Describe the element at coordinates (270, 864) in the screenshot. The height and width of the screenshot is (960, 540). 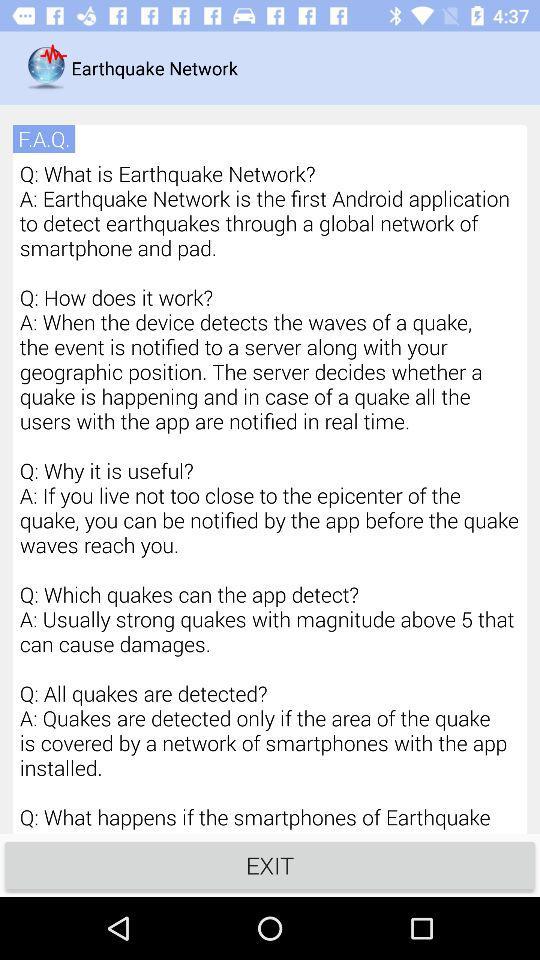
I see `the exit icon` at that location.